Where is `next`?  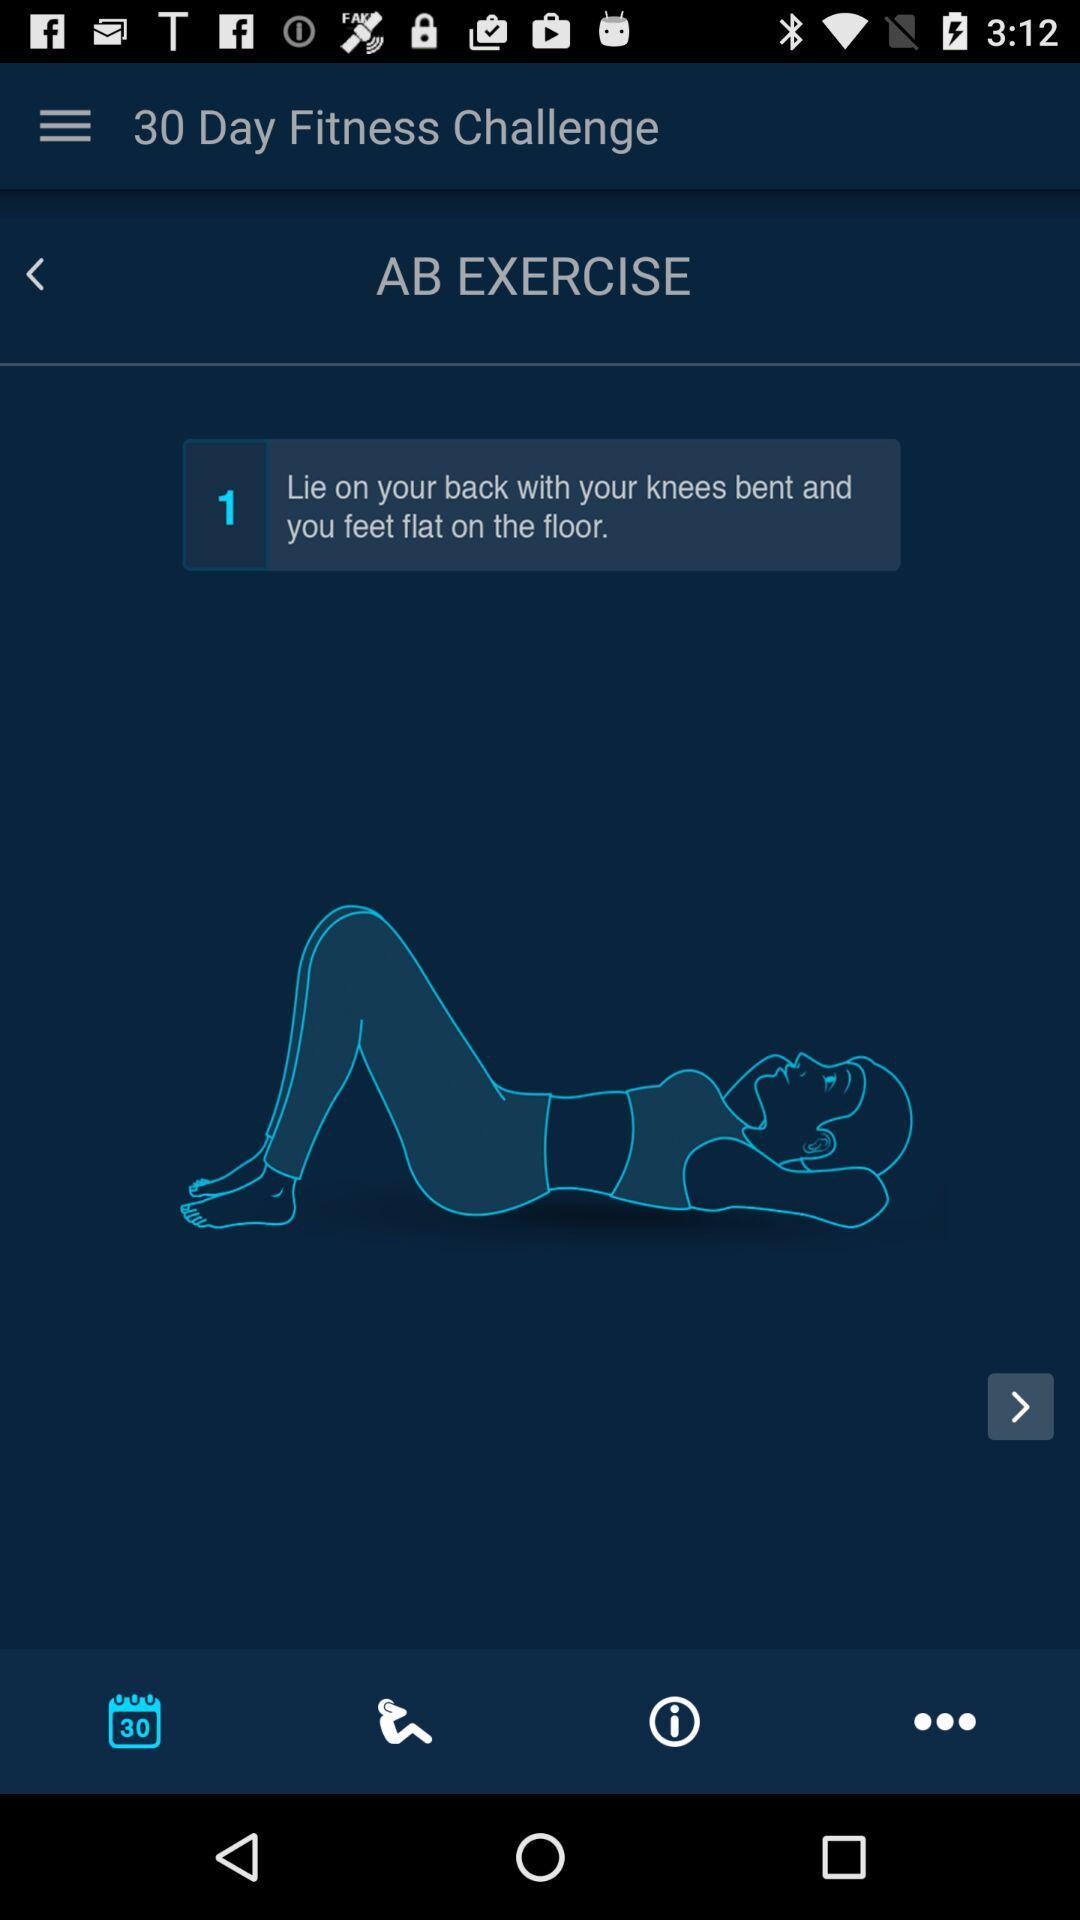
next is located at coordinates (1027, 1424).